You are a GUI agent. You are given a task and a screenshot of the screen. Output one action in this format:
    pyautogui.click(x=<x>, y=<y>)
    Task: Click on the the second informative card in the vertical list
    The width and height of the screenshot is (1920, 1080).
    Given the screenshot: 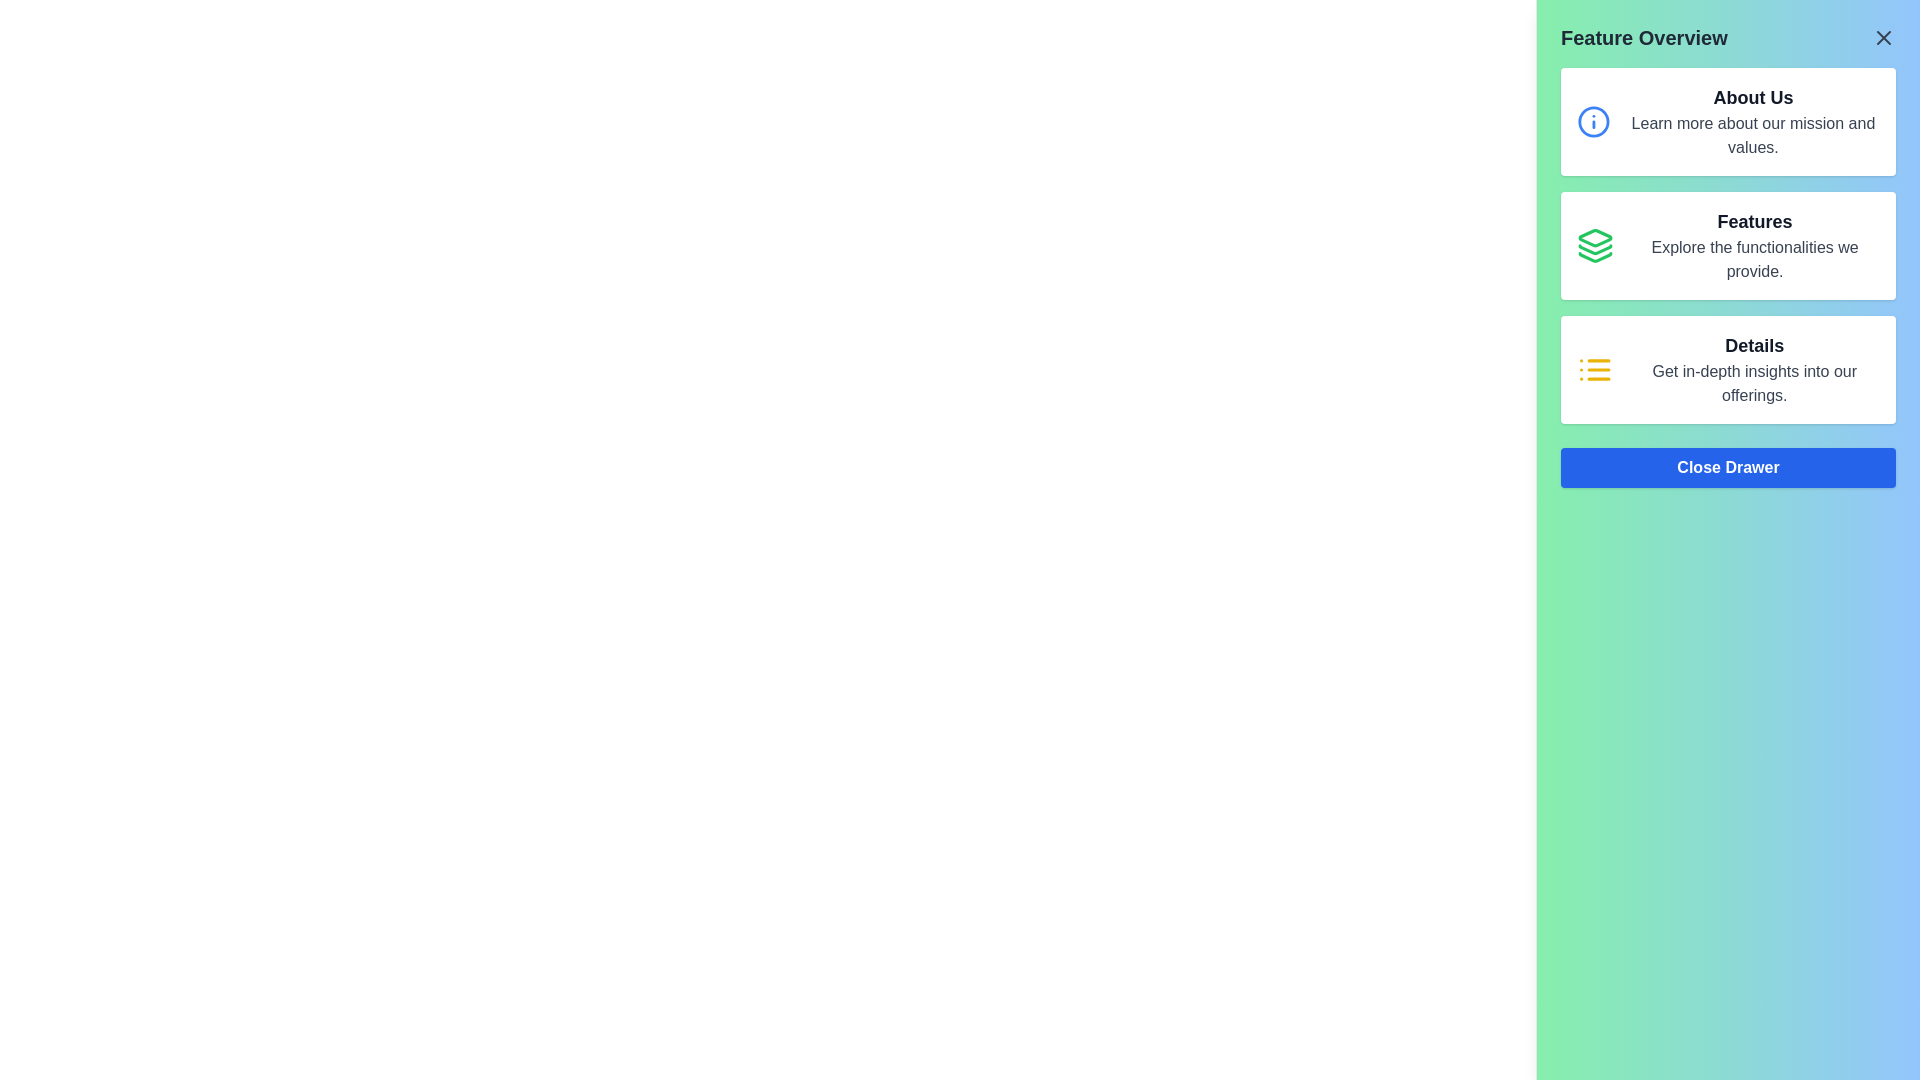 What is the action you would take?
    pyautogui.click(x=1727, y=245)
    